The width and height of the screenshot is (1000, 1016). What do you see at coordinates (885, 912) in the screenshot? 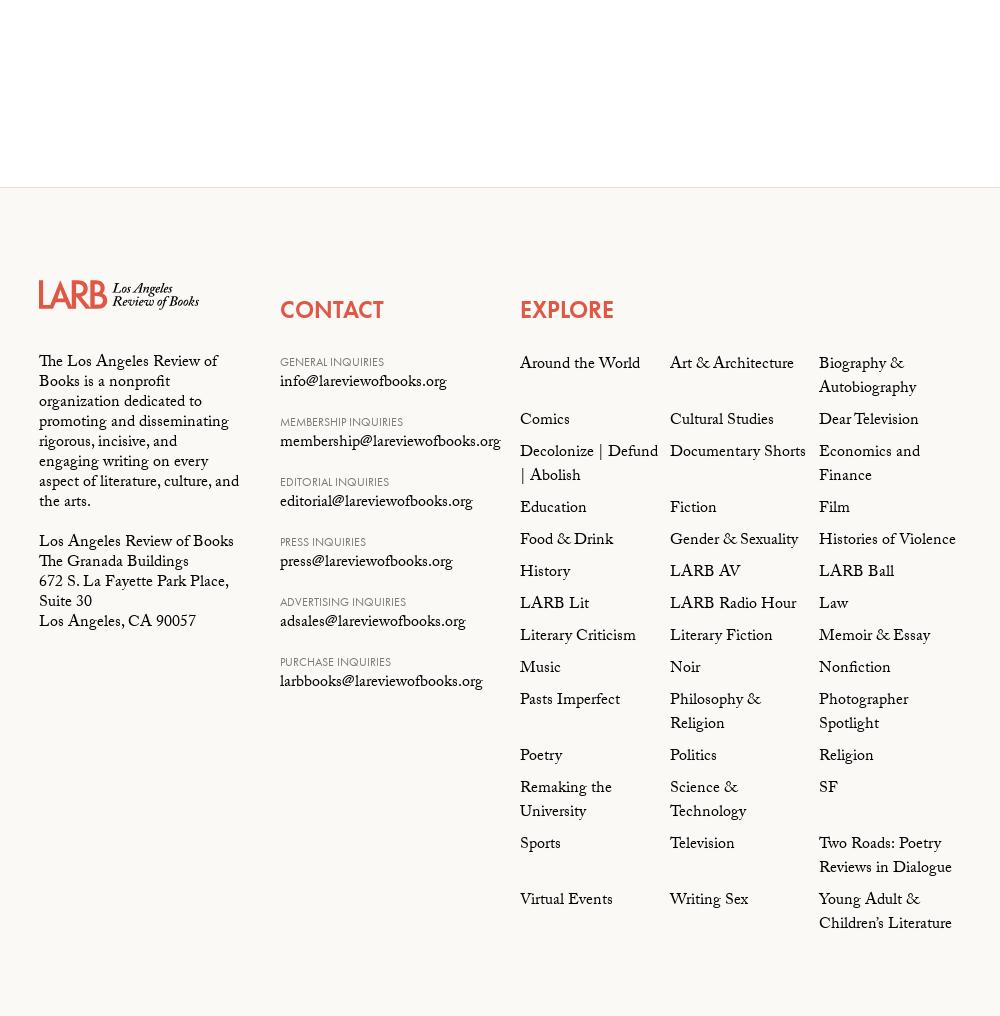
I see `'Young Adult & Children’s Literature'` at bounding box center [885, 912].